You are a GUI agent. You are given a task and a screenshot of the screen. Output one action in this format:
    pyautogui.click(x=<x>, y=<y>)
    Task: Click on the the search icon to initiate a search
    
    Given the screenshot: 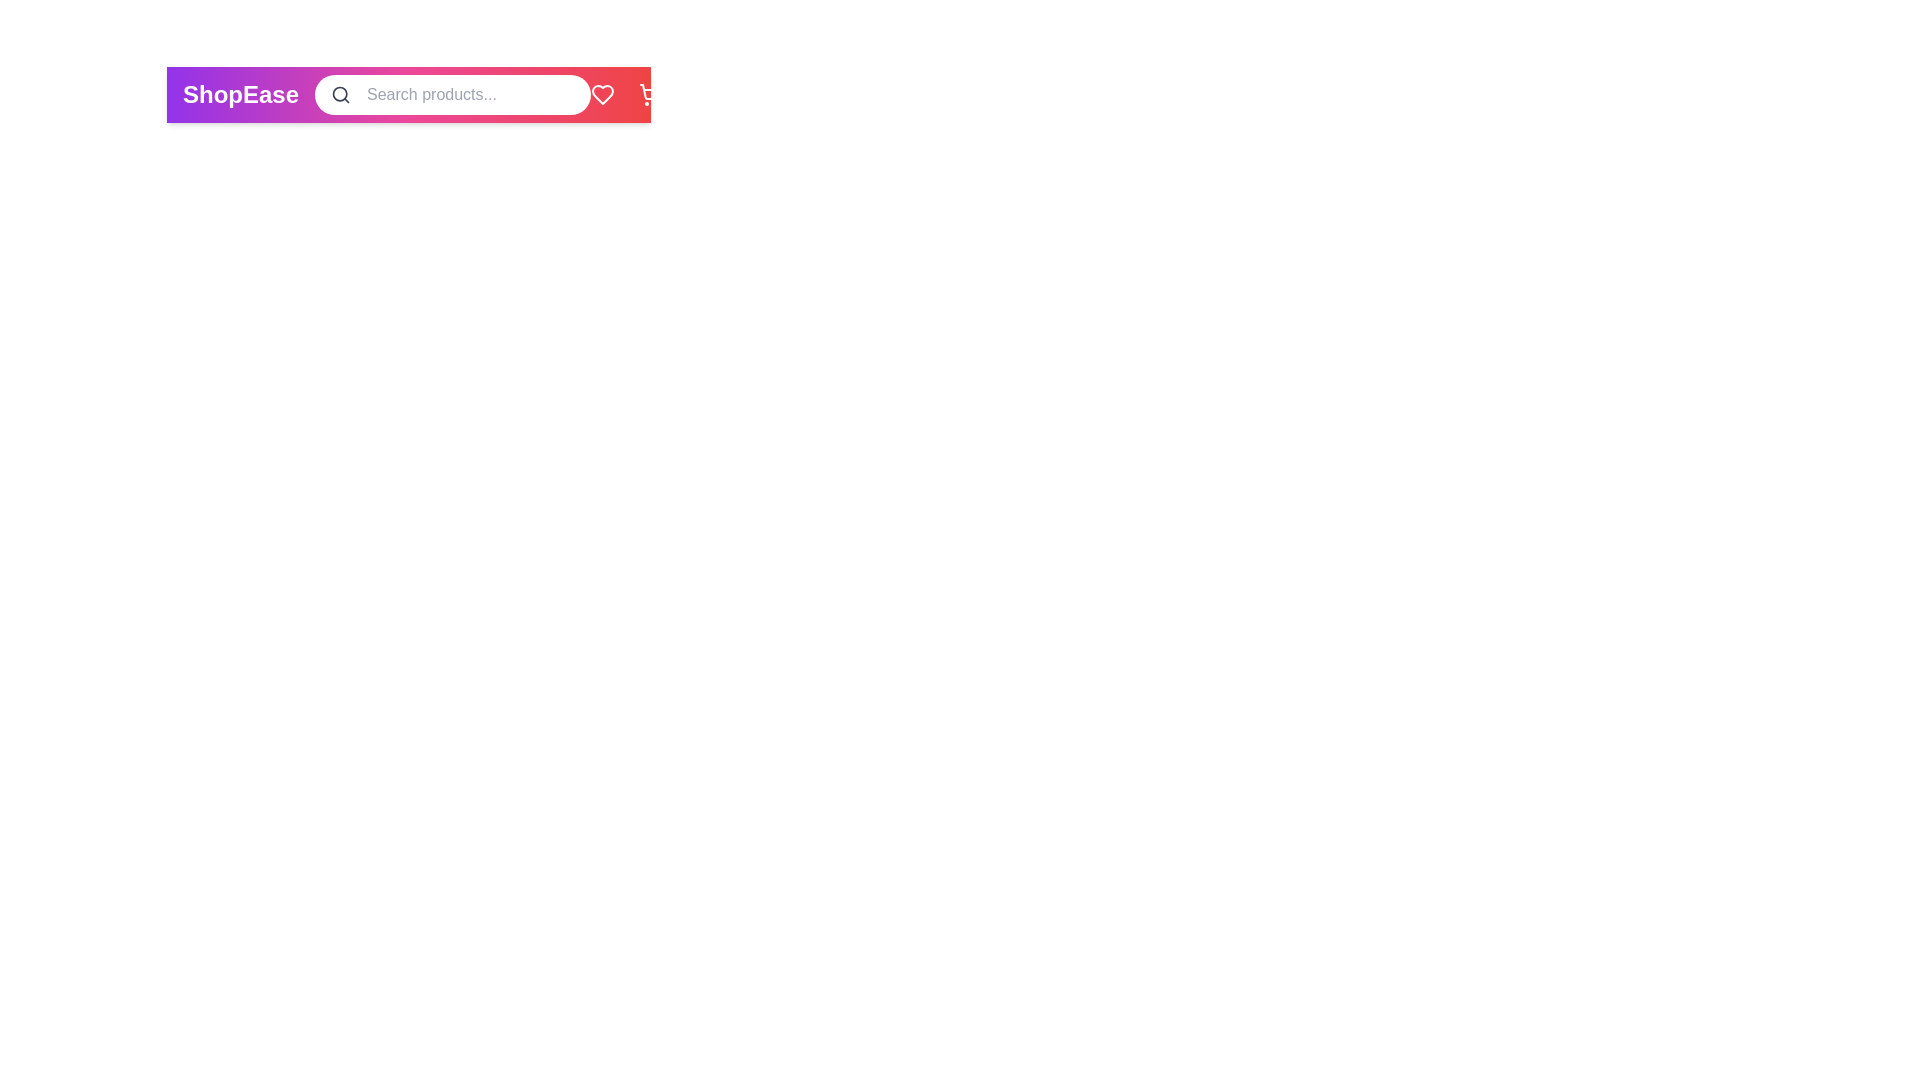 What is the action you would take?
    pyautogui.click(x=340, y=95)
    